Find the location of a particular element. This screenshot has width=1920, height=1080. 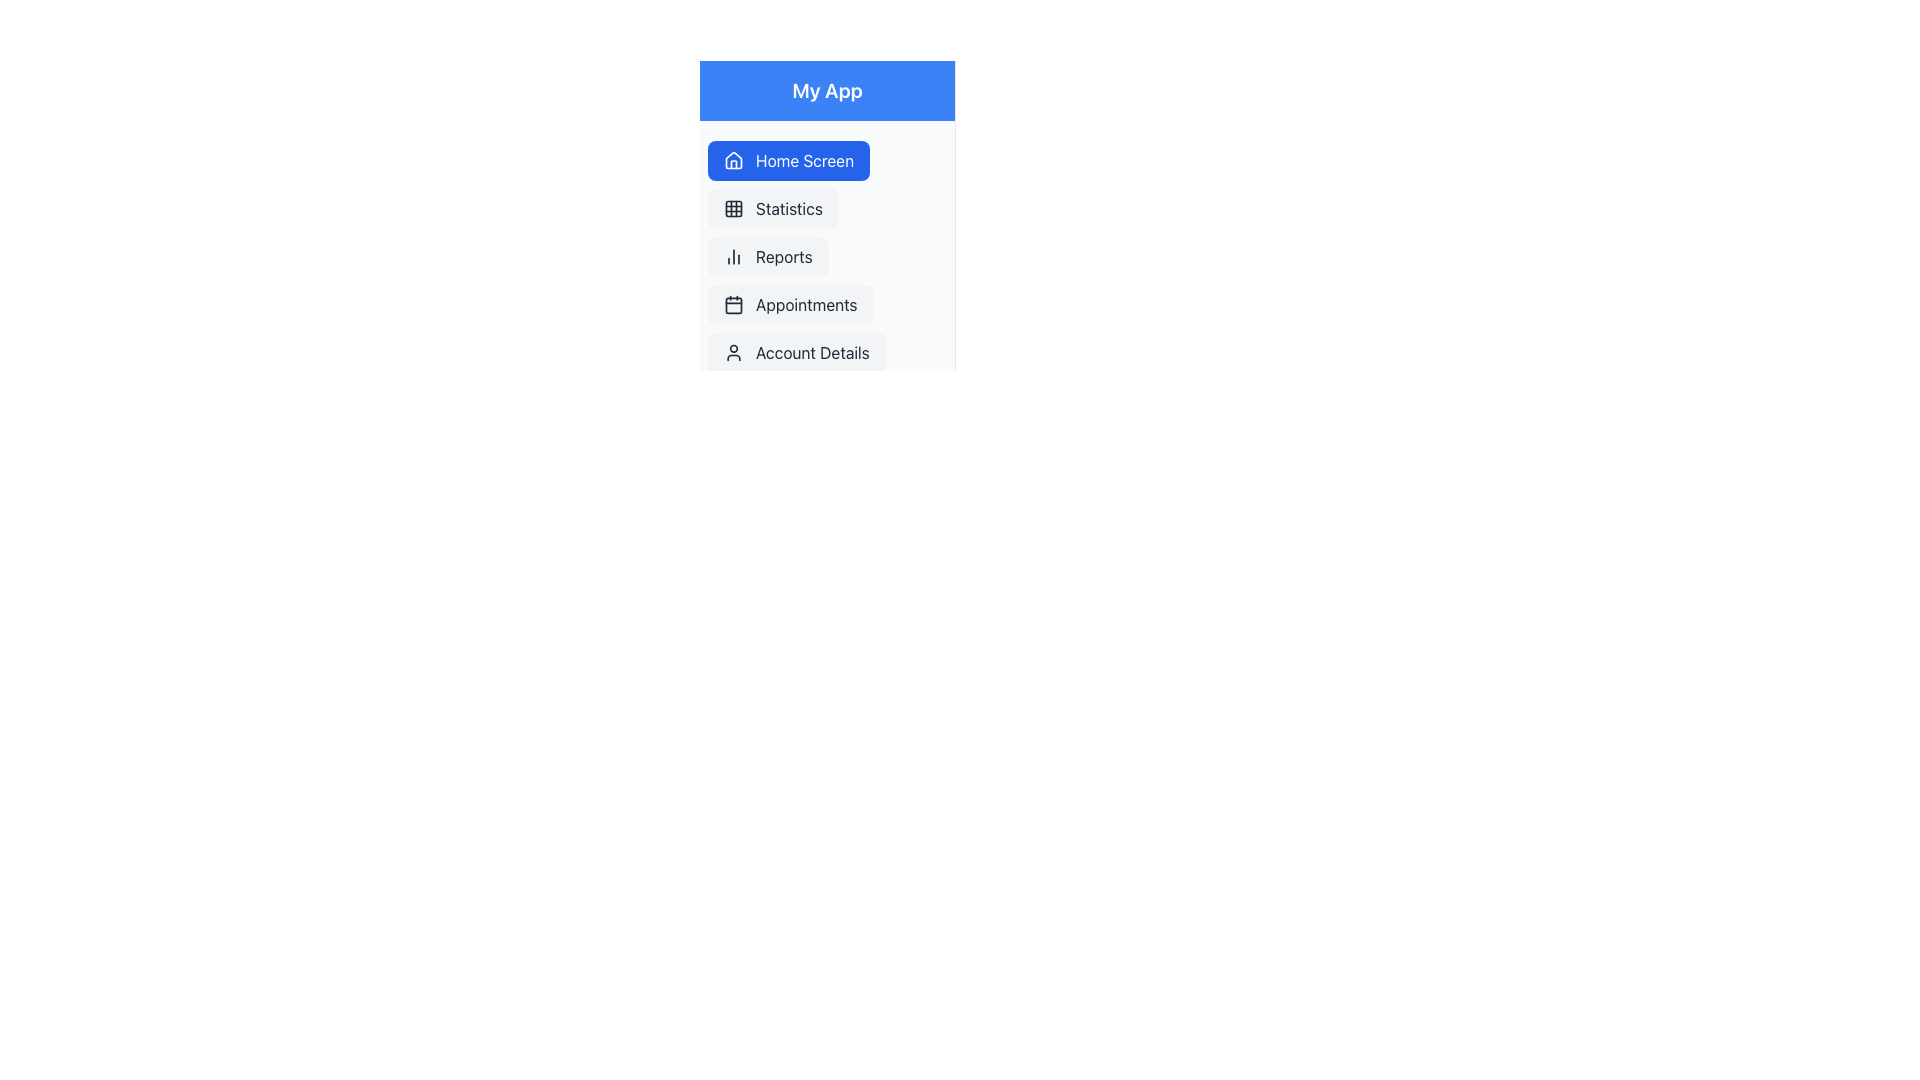

the navigation button located in the sidebar, which is the fifth button in a vertical list is located at coordinates (795, 352).